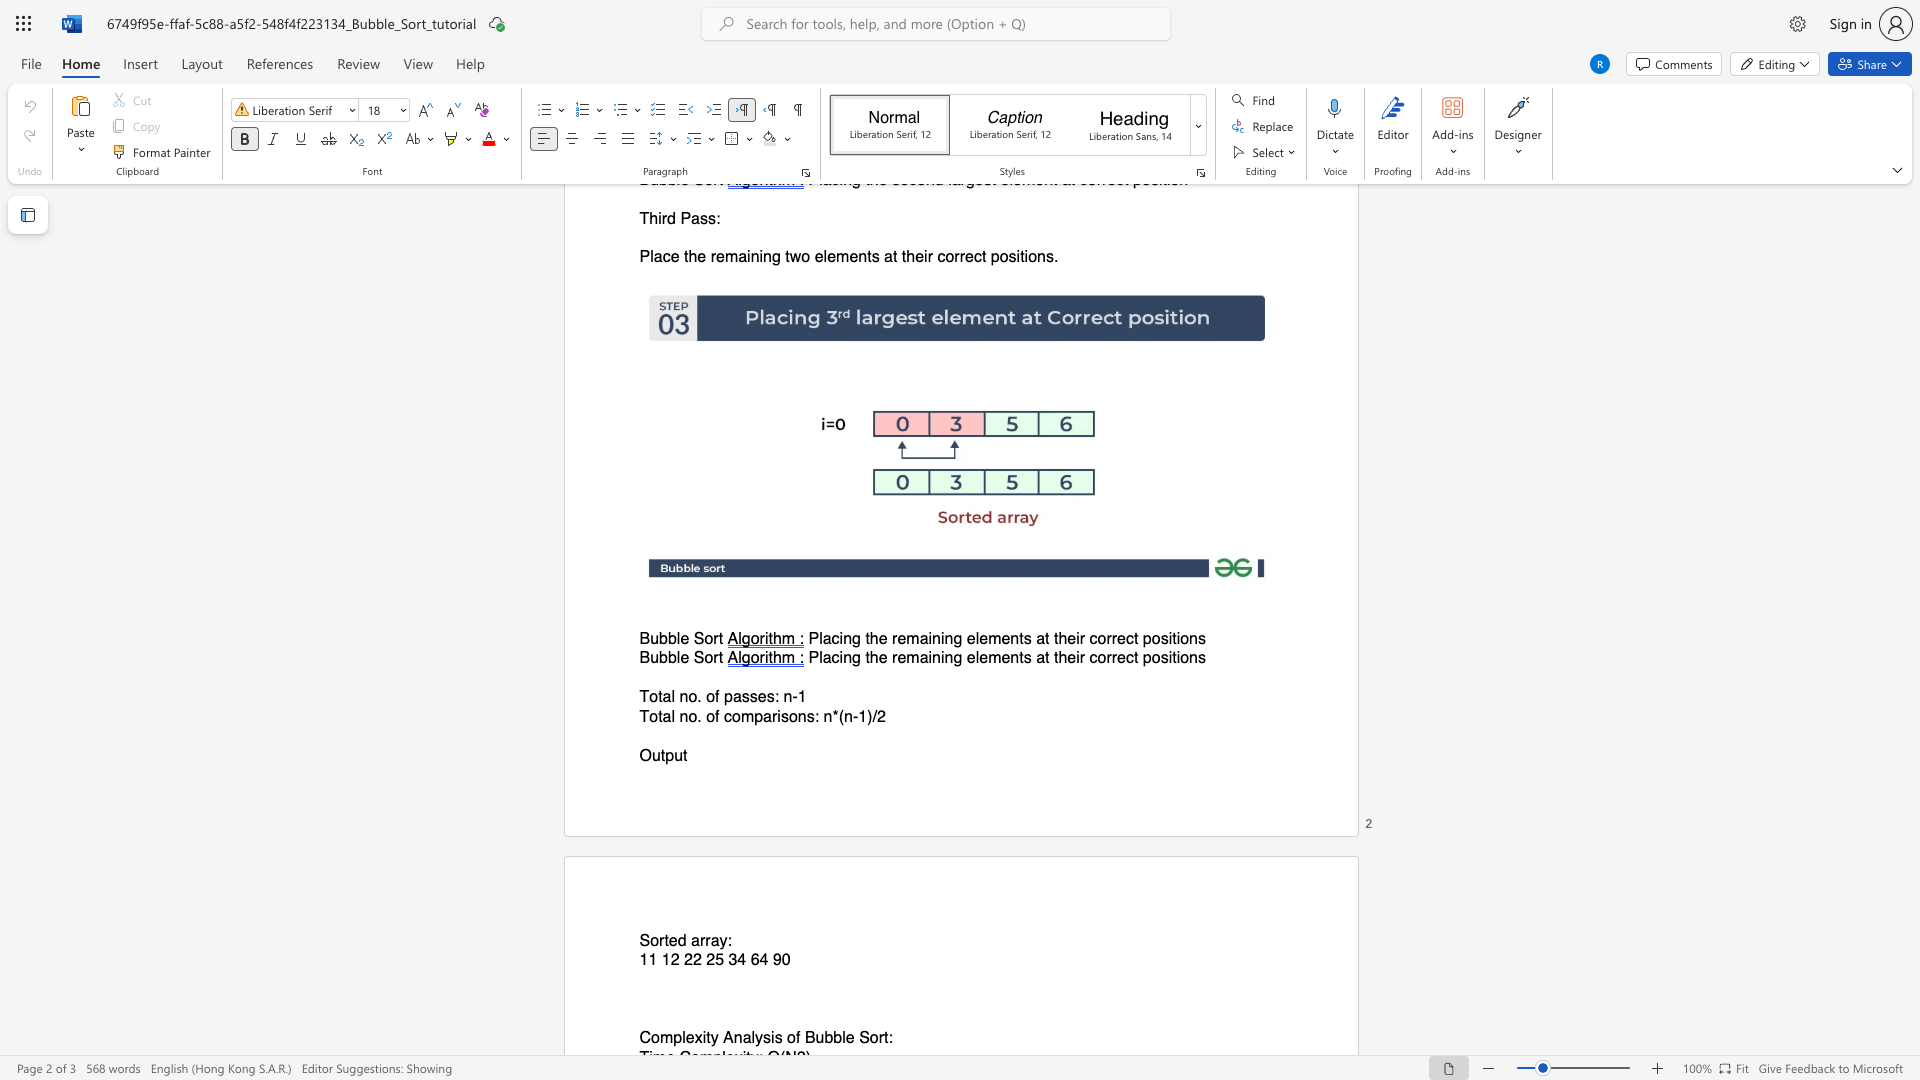 The image size is (1920, 1080). Describe the element at coordinates (638, 715) in the screenshot. I see `the subset text "Total no. of compariso" within the text "Total no. of comparisons: n*(n-1)/2"` at that location.